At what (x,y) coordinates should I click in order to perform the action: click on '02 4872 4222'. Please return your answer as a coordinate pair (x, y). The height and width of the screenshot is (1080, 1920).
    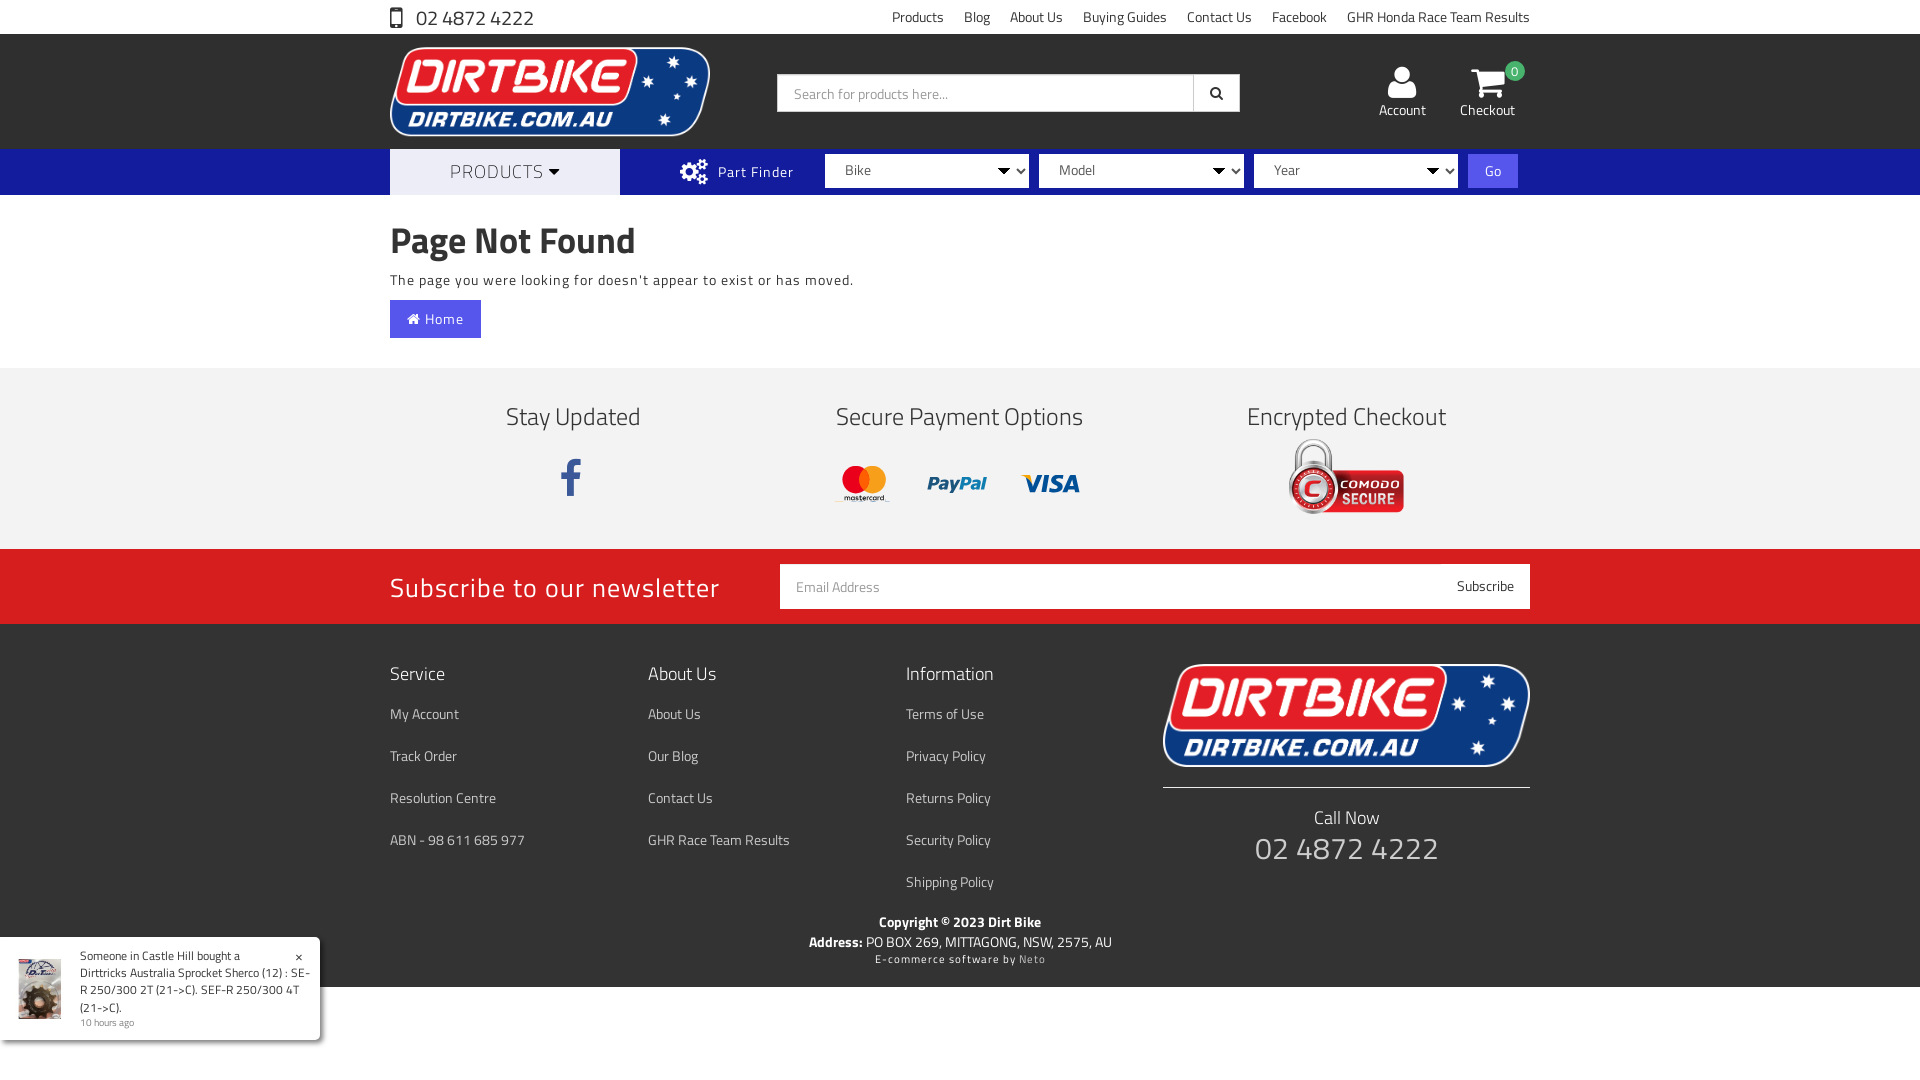
    Looking at the image, I should click on (460, 17).